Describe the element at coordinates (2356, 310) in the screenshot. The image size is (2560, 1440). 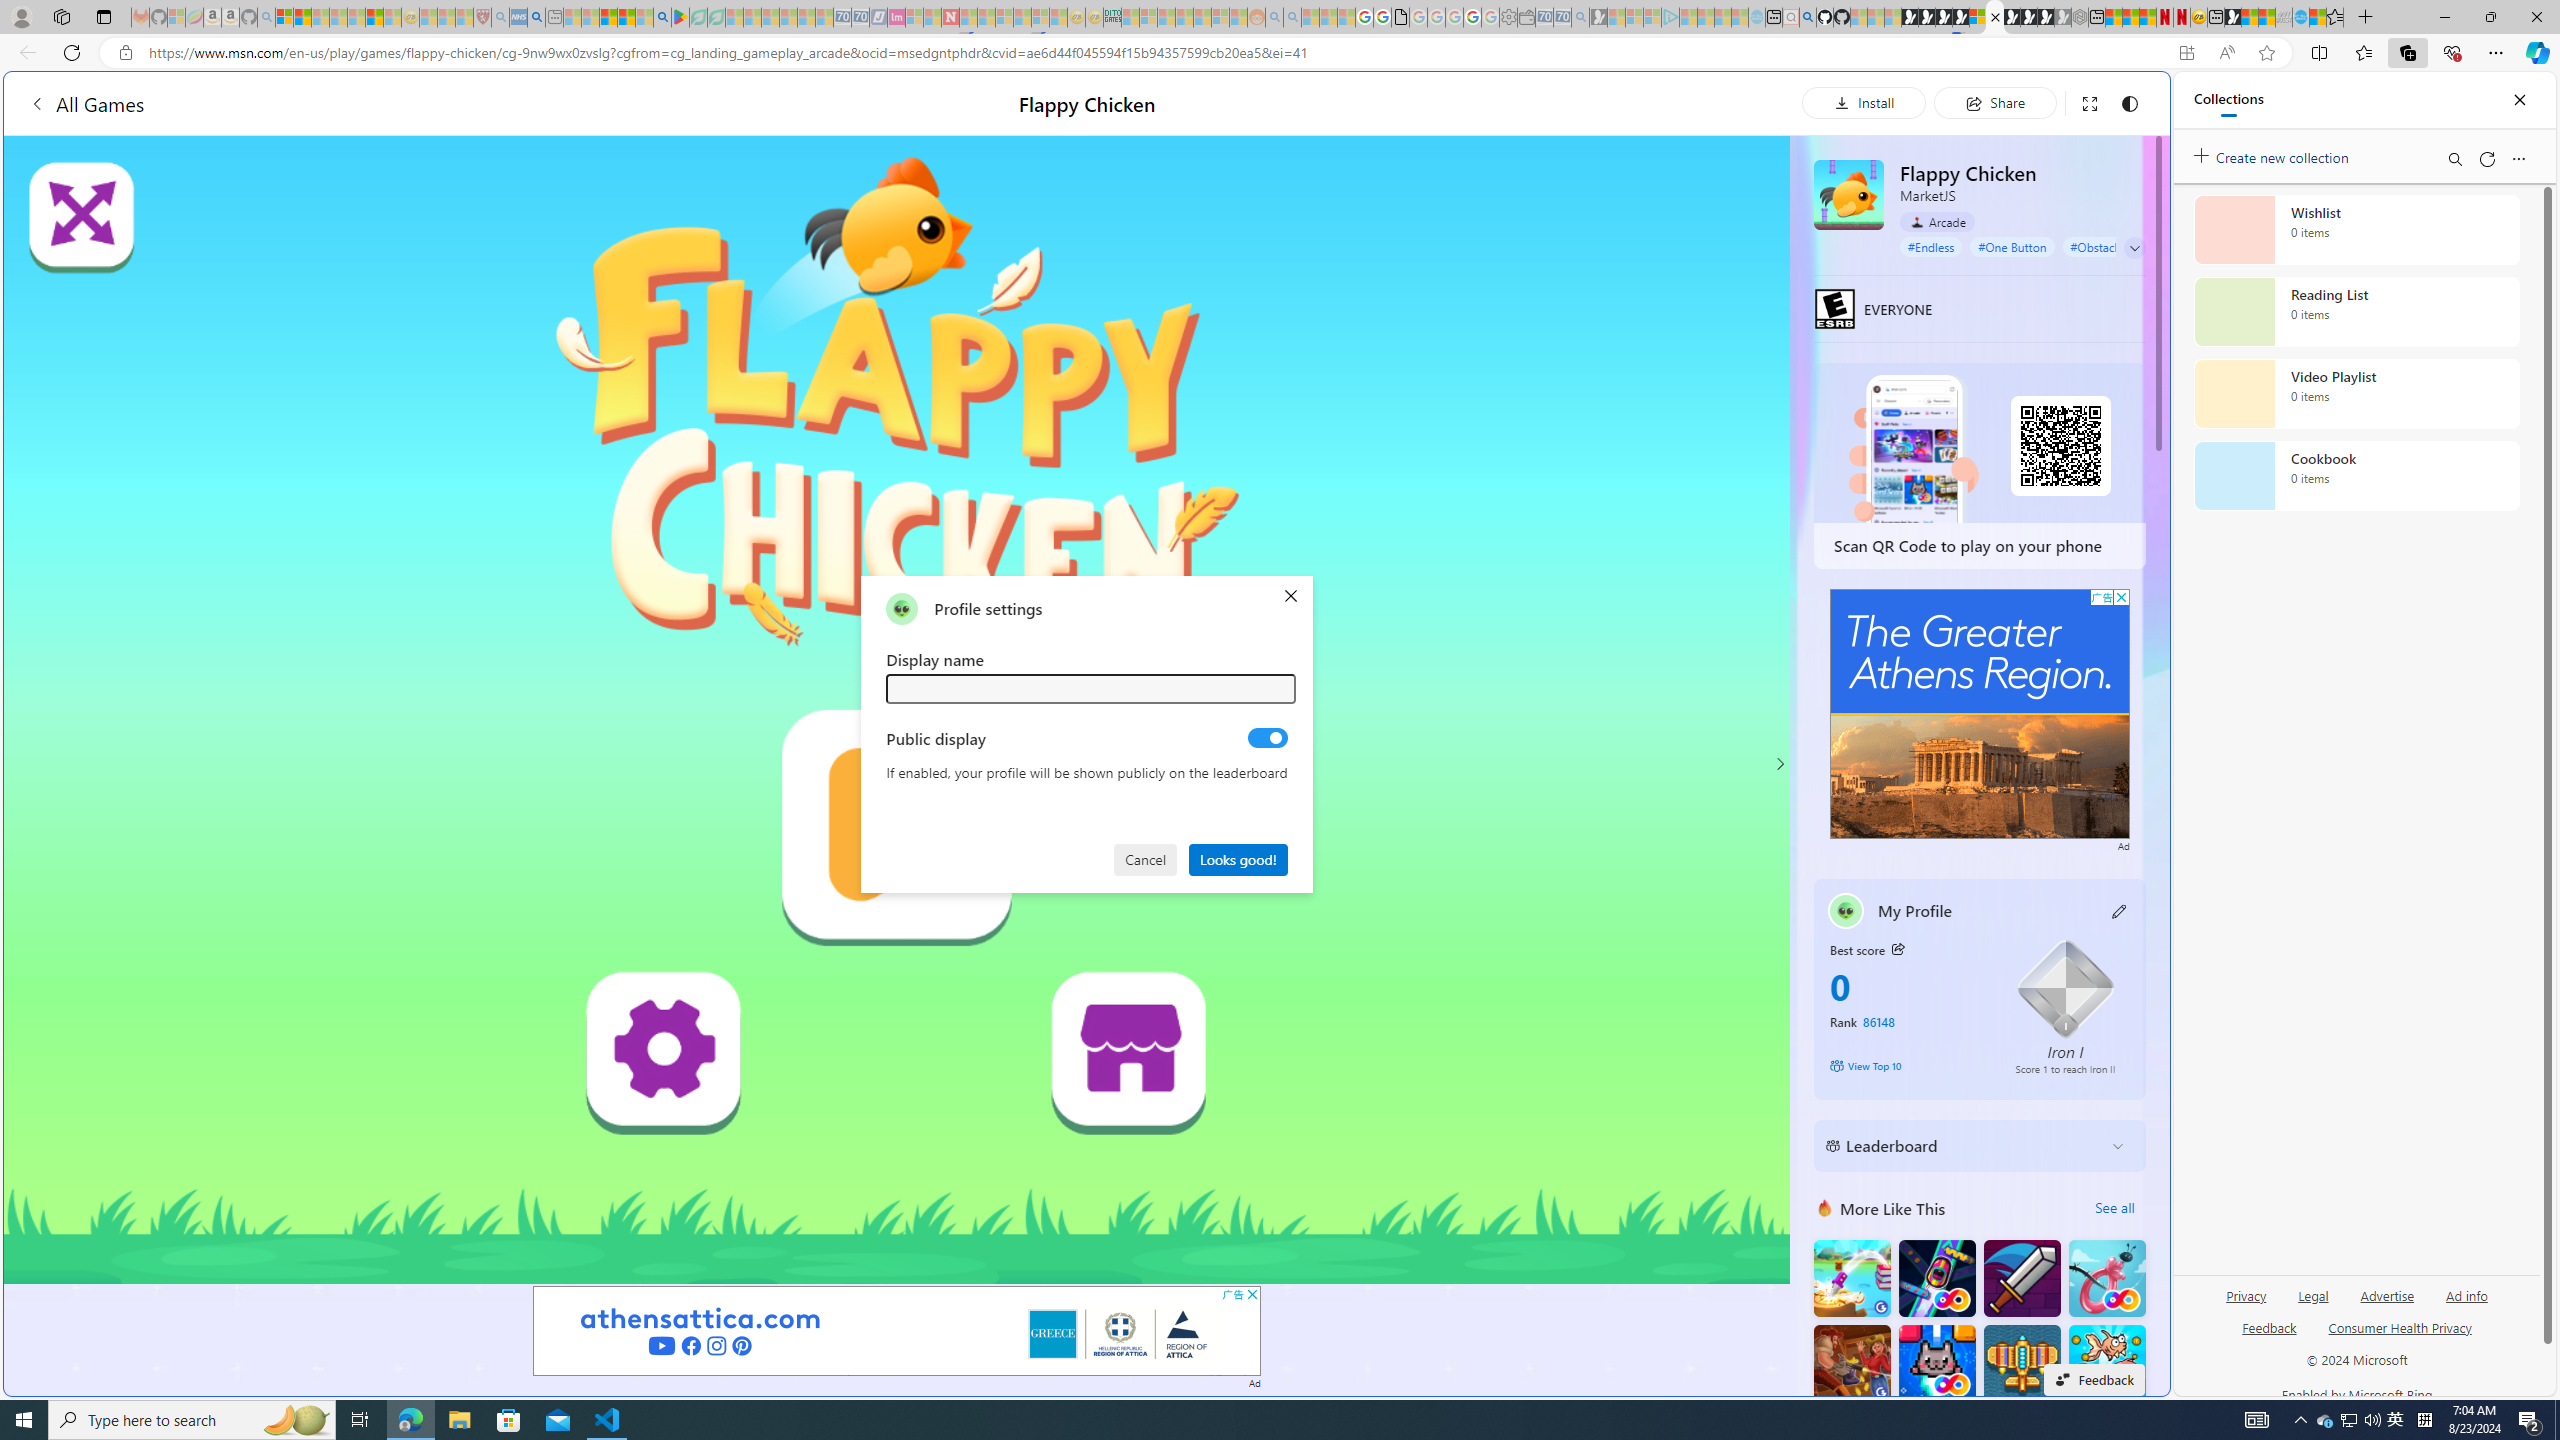
I see `'Reading List collection, 0 items'` at that location.